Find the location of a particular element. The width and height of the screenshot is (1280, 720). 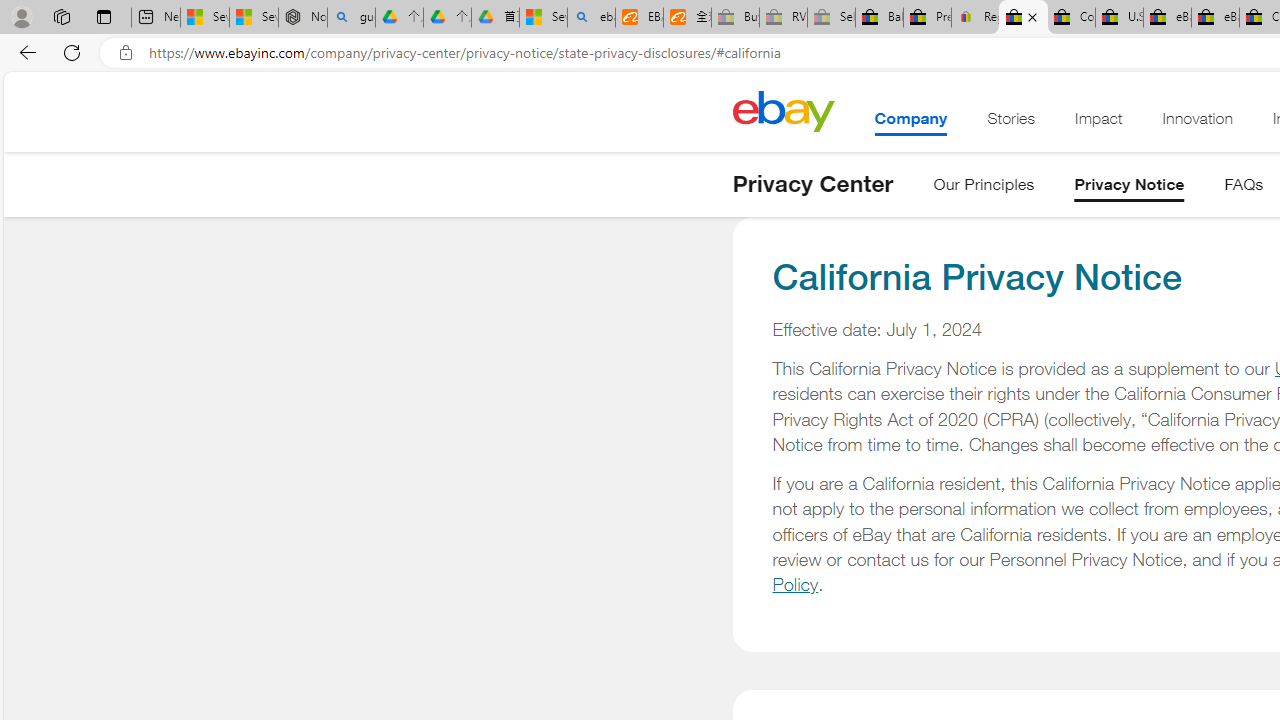

'Privacy Center' is located at coordinates (812, 183).